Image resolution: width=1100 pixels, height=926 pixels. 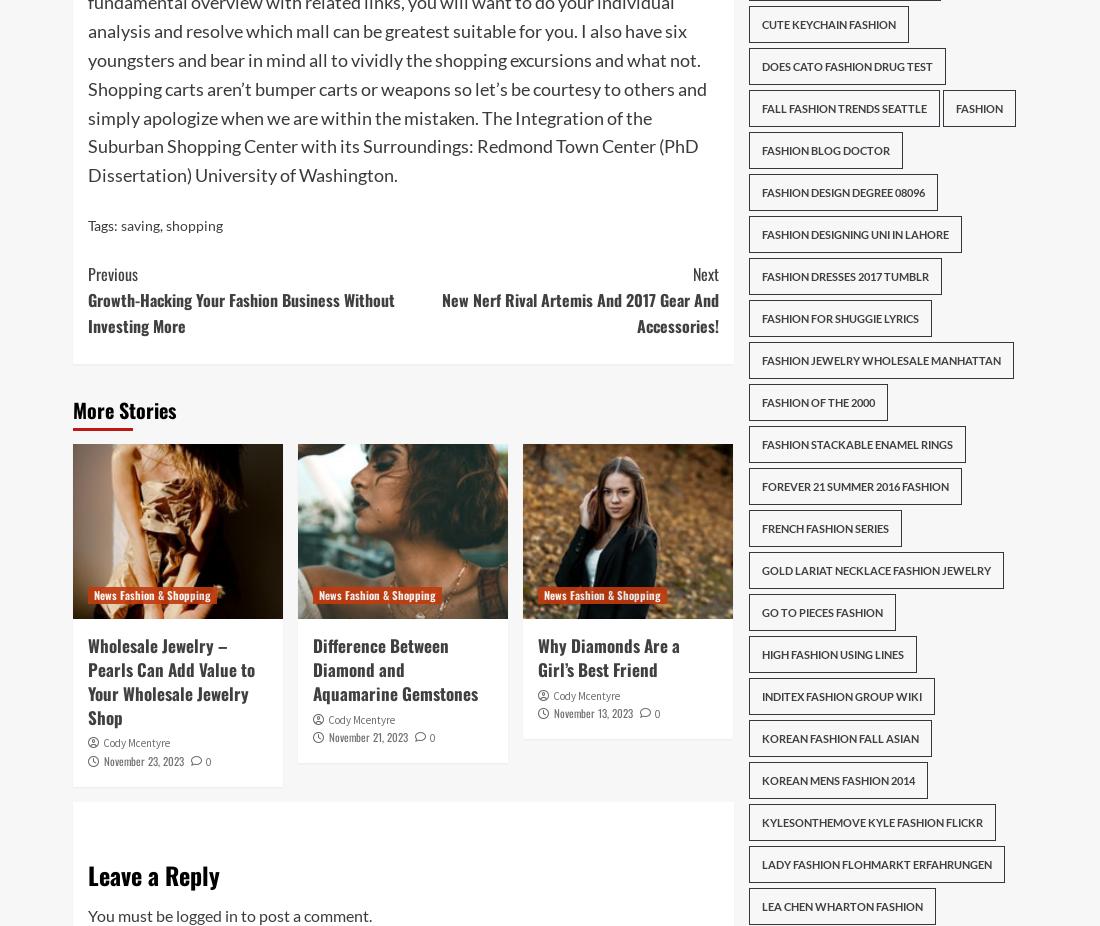 I want to click on 'French Fashion Series', so click(x=824, y=527).